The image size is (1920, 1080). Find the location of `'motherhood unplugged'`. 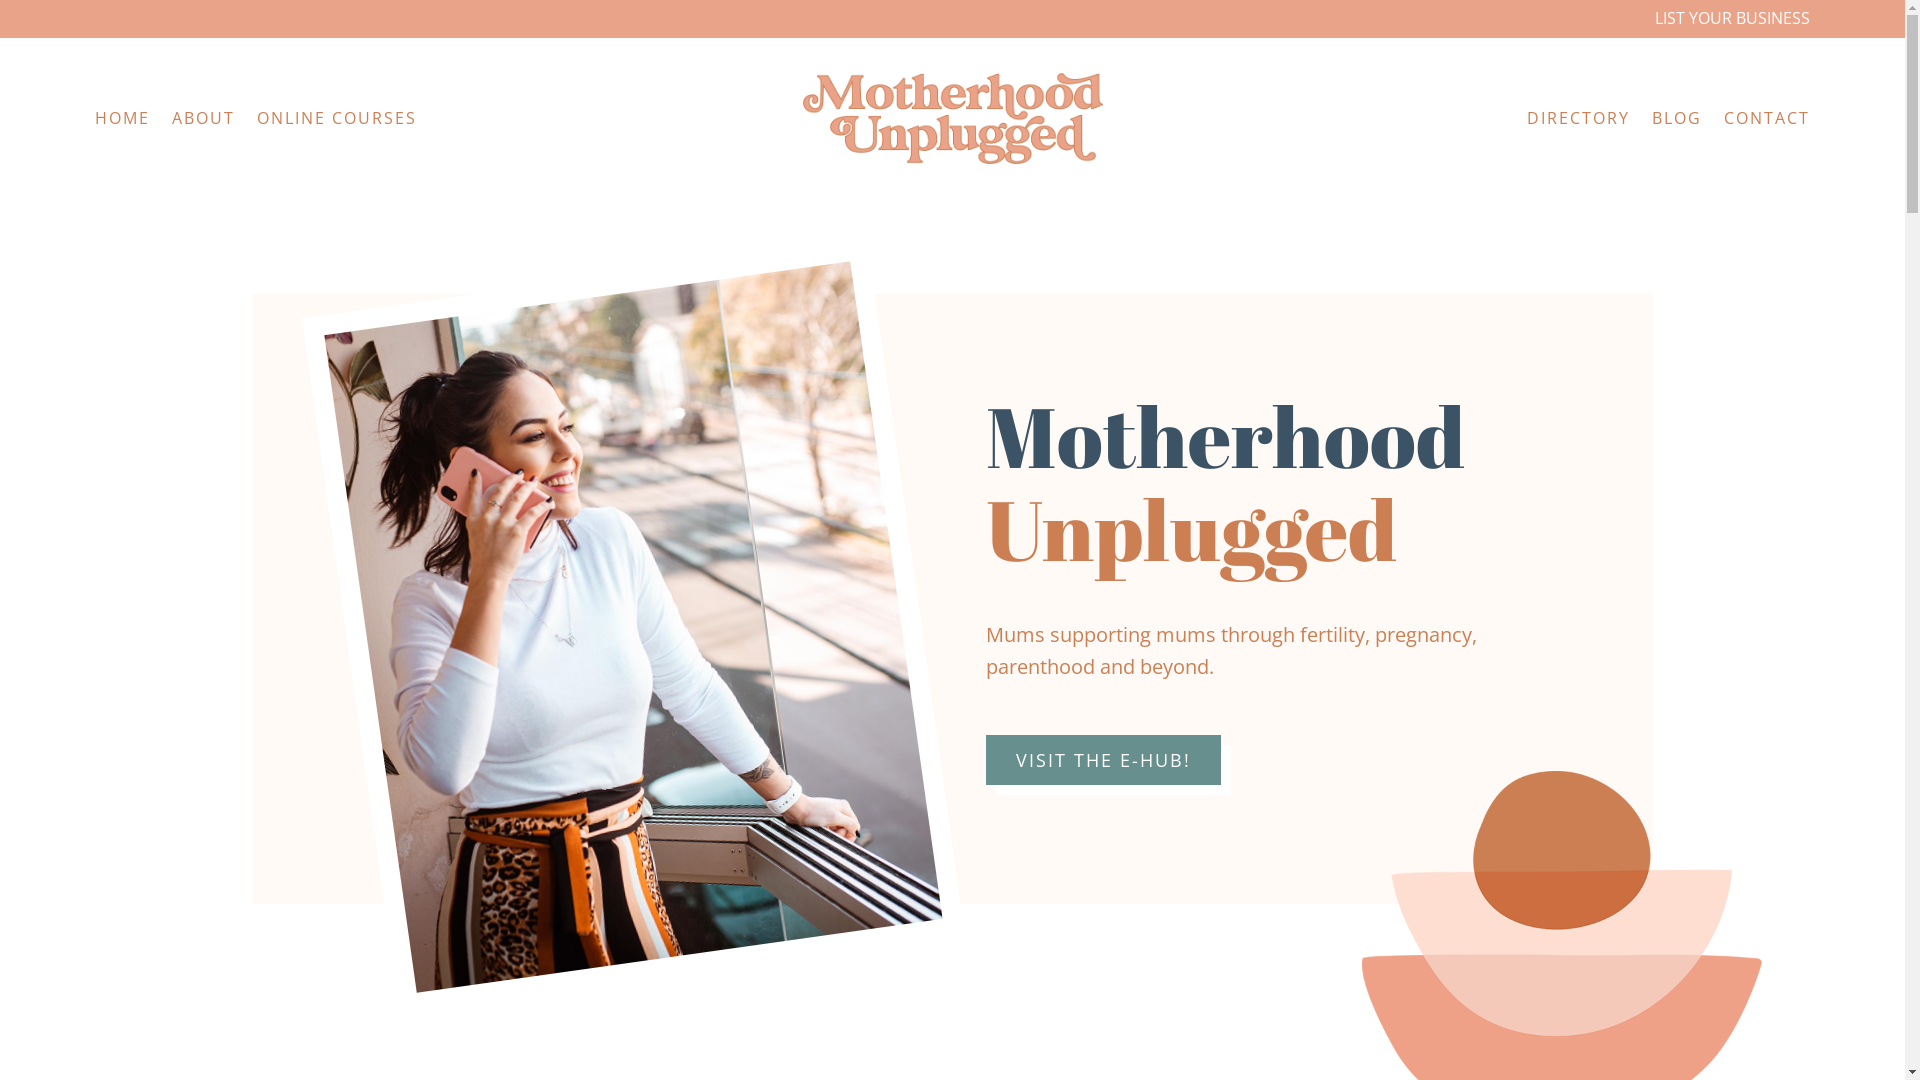

'motherhood unplugged' is located at coordinates (950, 118).